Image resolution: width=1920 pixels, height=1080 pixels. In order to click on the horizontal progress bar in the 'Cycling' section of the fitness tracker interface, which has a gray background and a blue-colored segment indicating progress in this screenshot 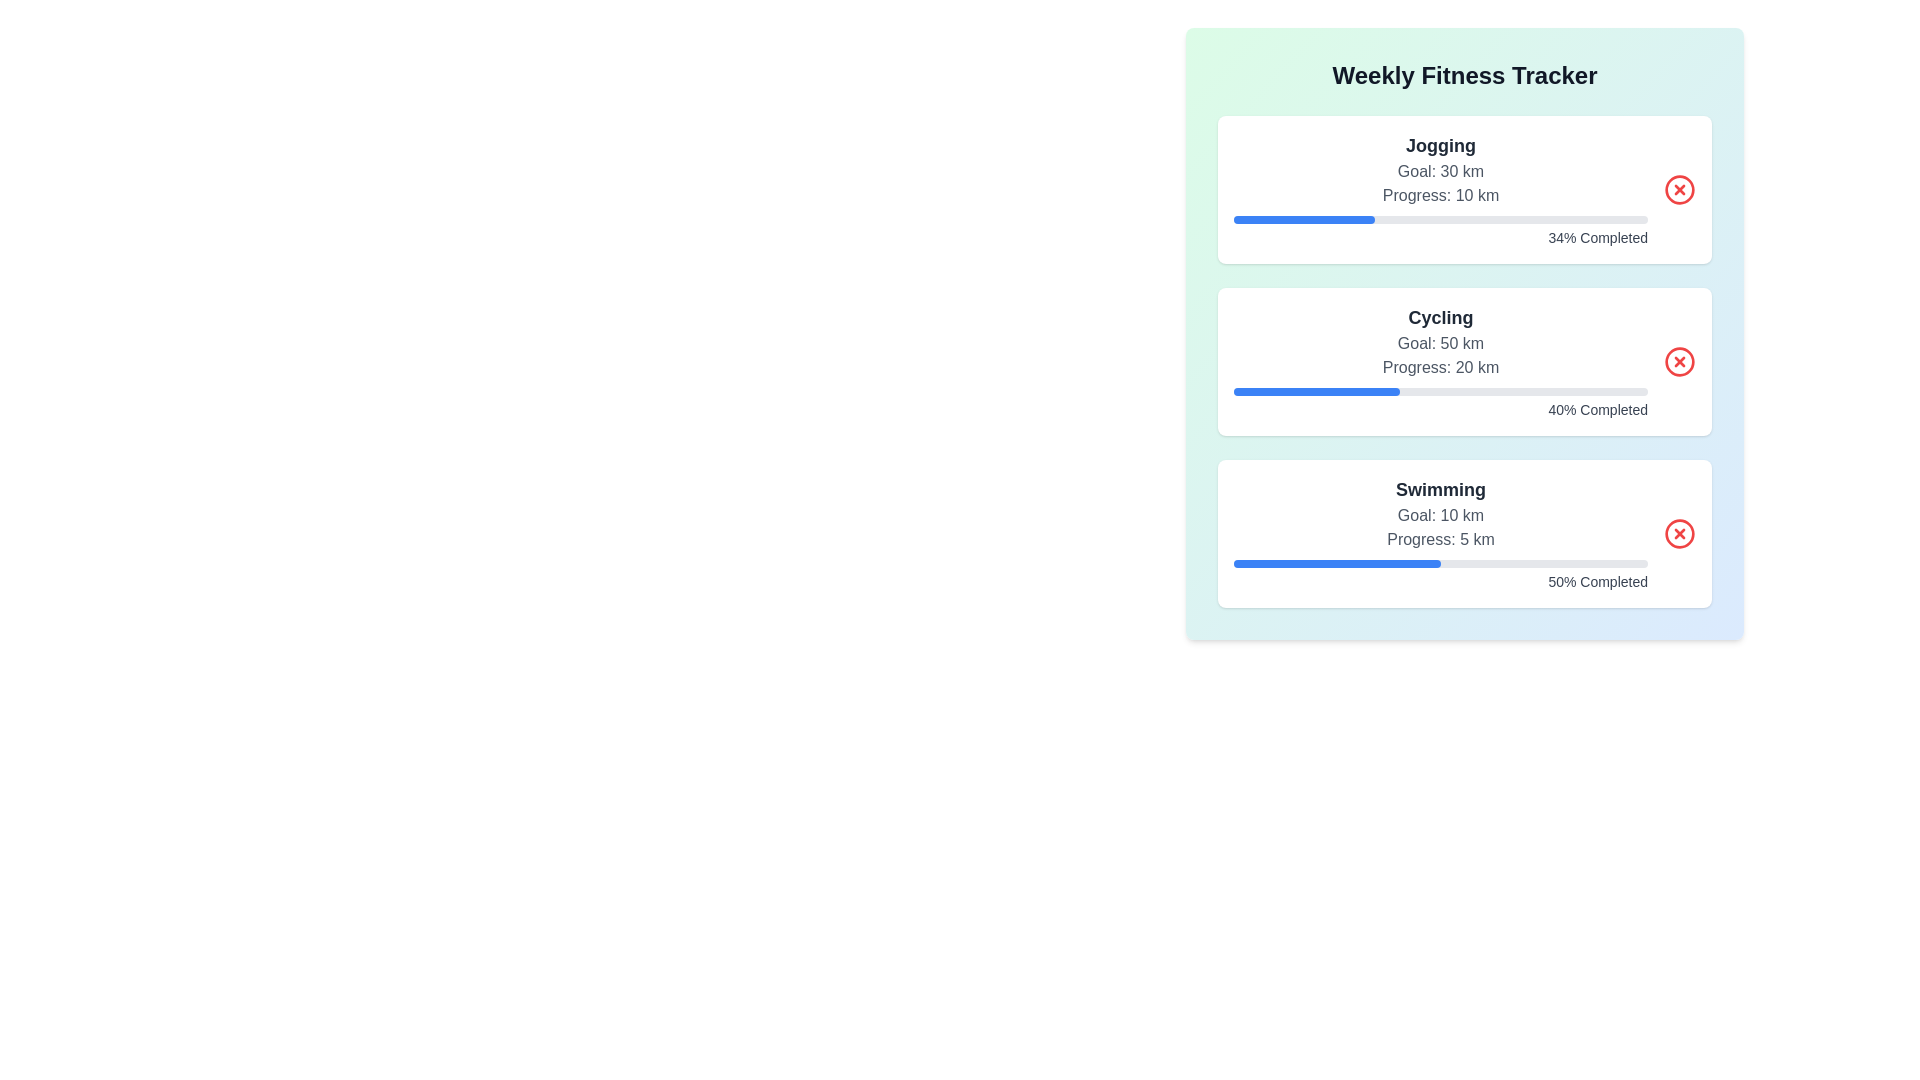, I will do `click(1440, 392)`.